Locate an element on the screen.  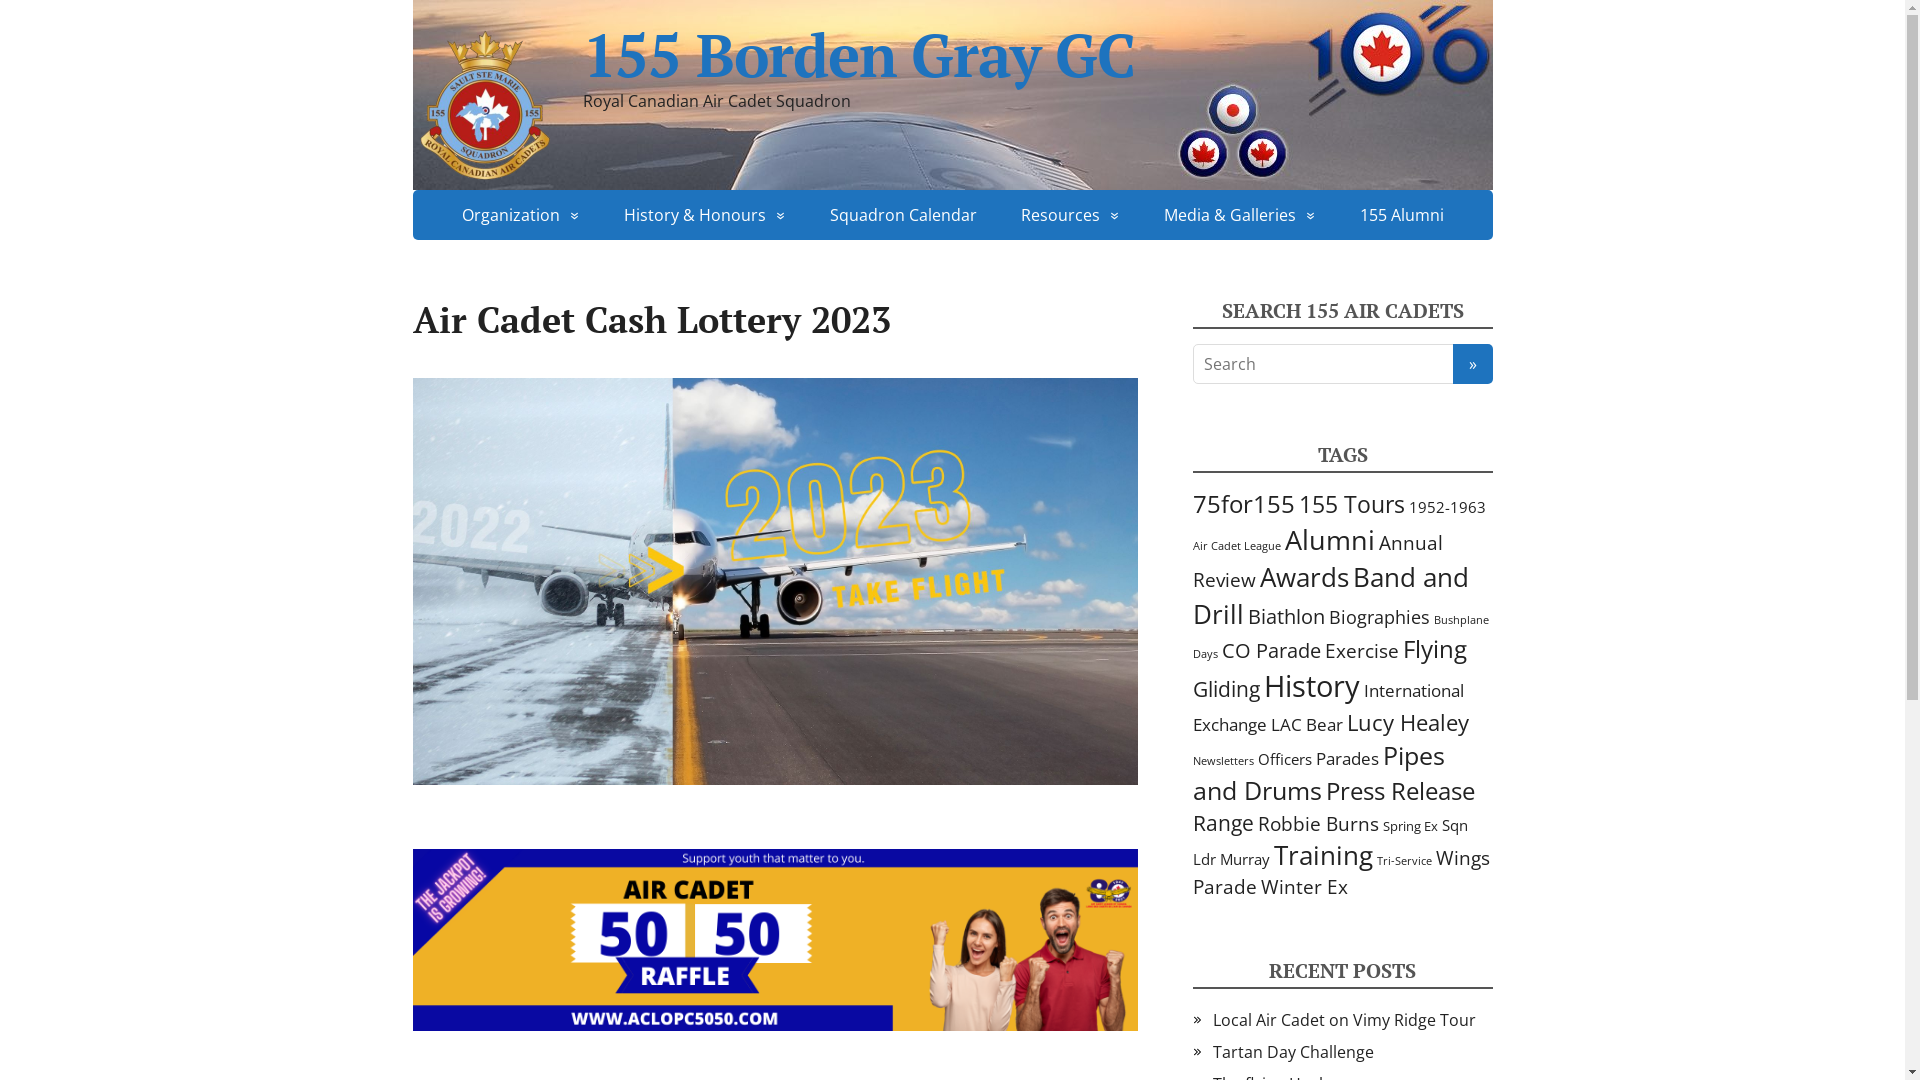
'Robbie Burns' is located at coordinates (1256, 823).